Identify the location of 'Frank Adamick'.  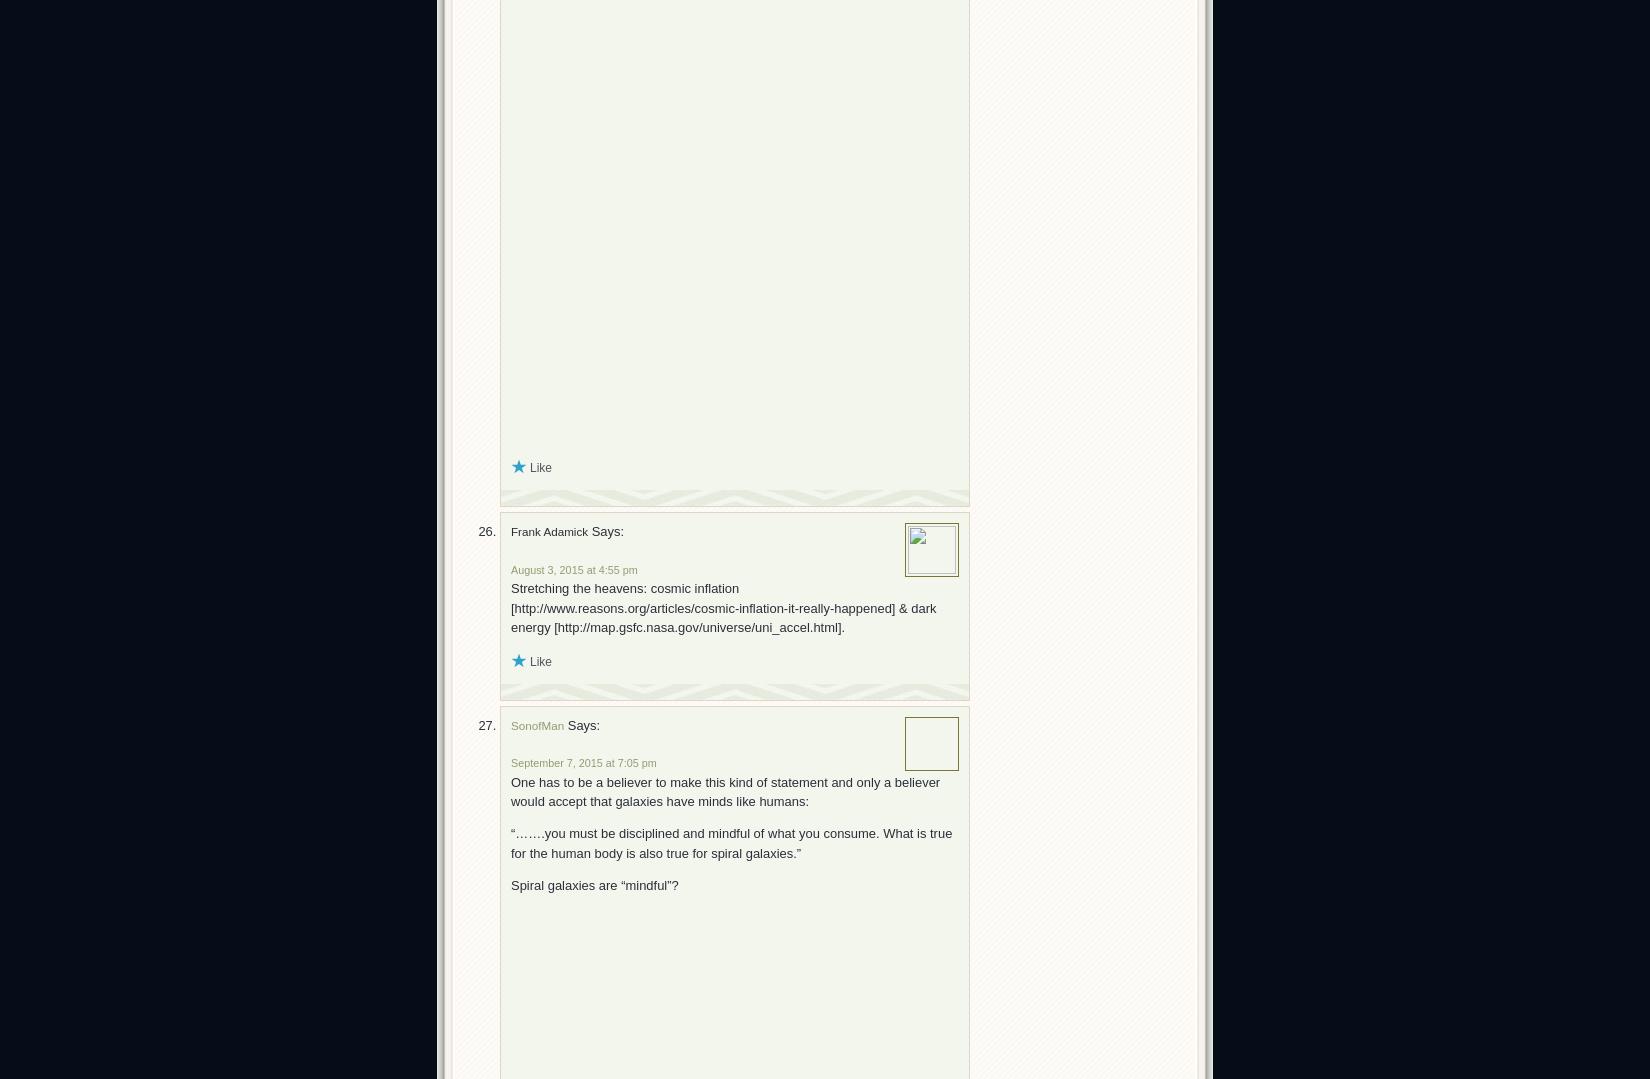
(510, 531).